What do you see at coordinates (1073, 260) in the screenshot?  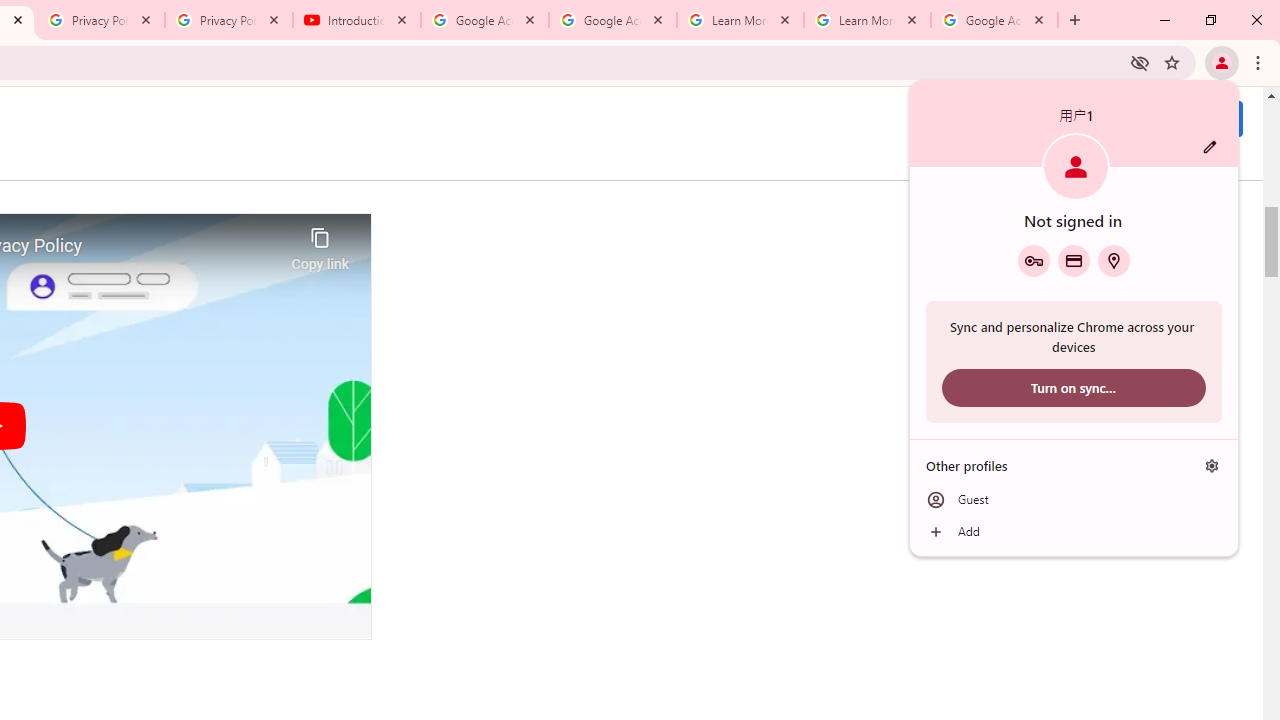 I see `'Payment methods'` at bounding box center [1073, 260].